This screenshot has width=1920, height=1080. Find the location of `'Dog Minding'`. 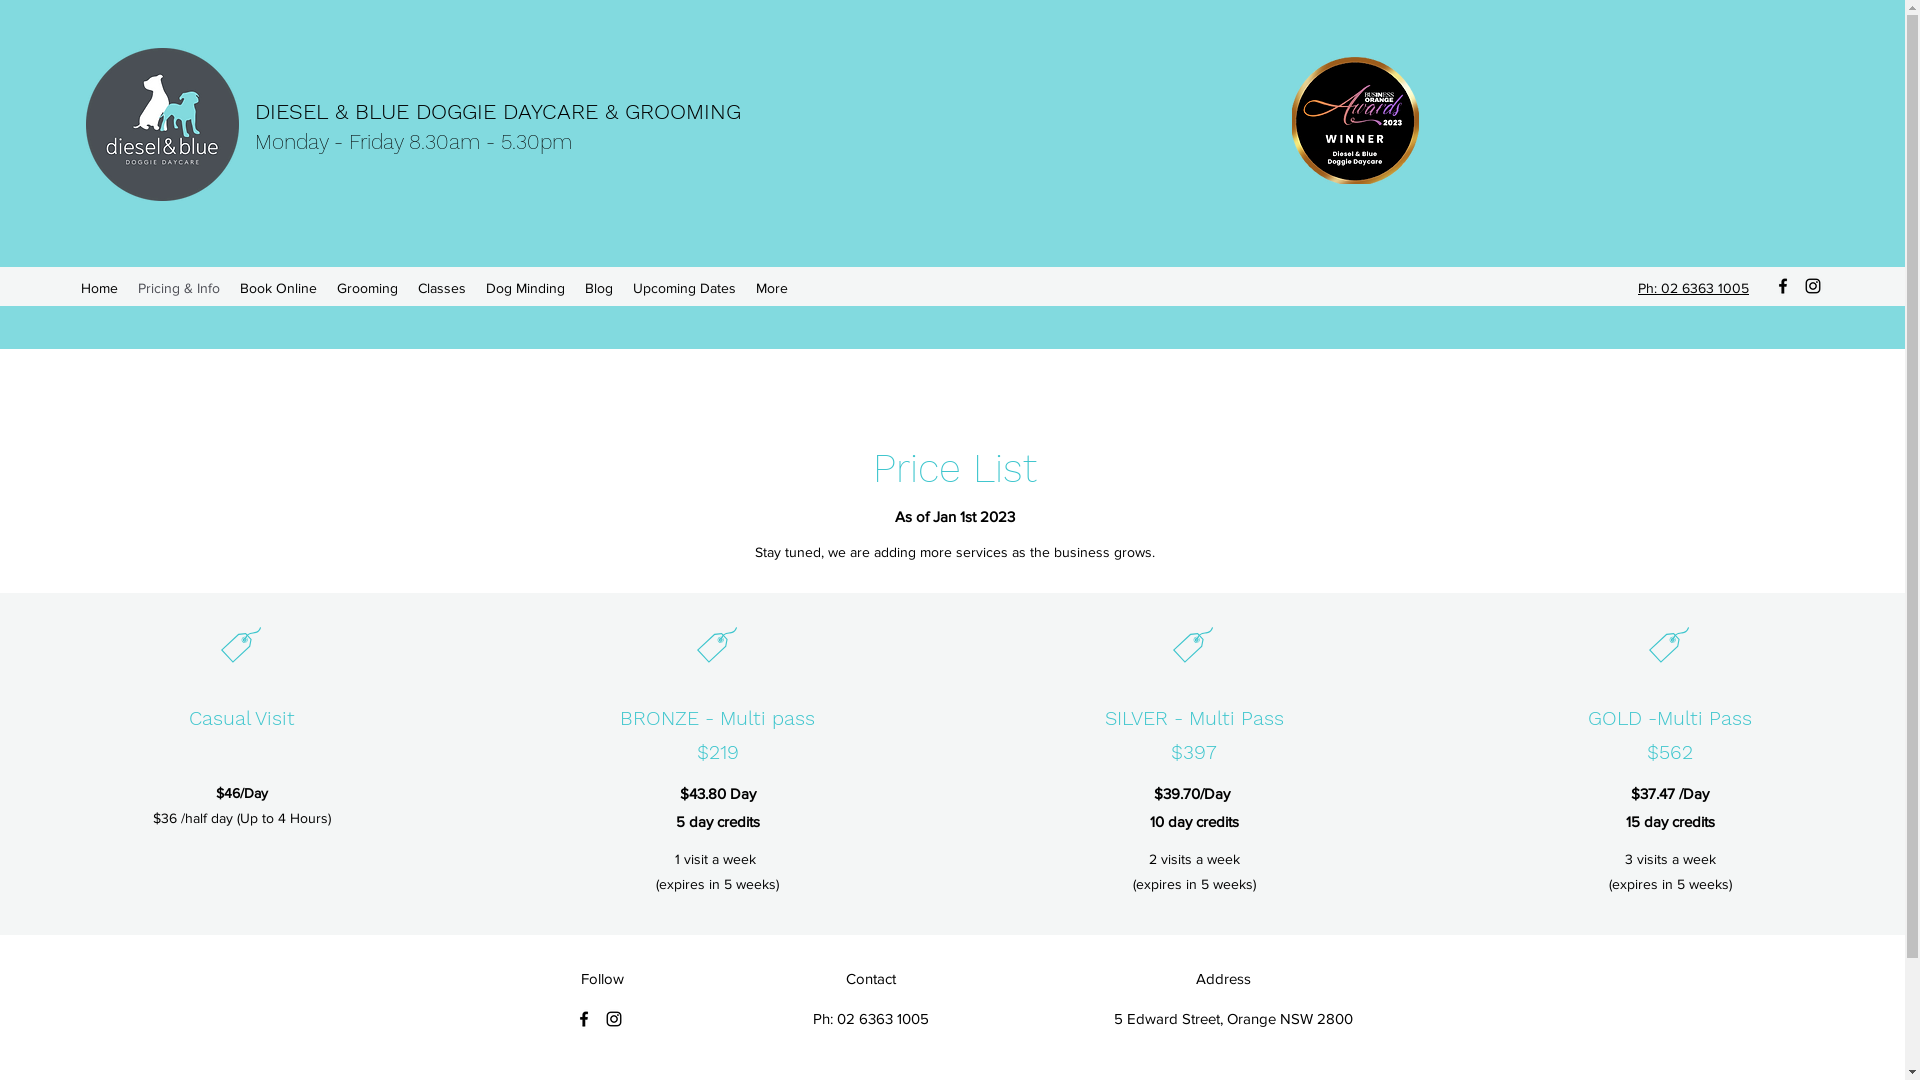

'Dog Minding' is located at coordinates (474, 288).